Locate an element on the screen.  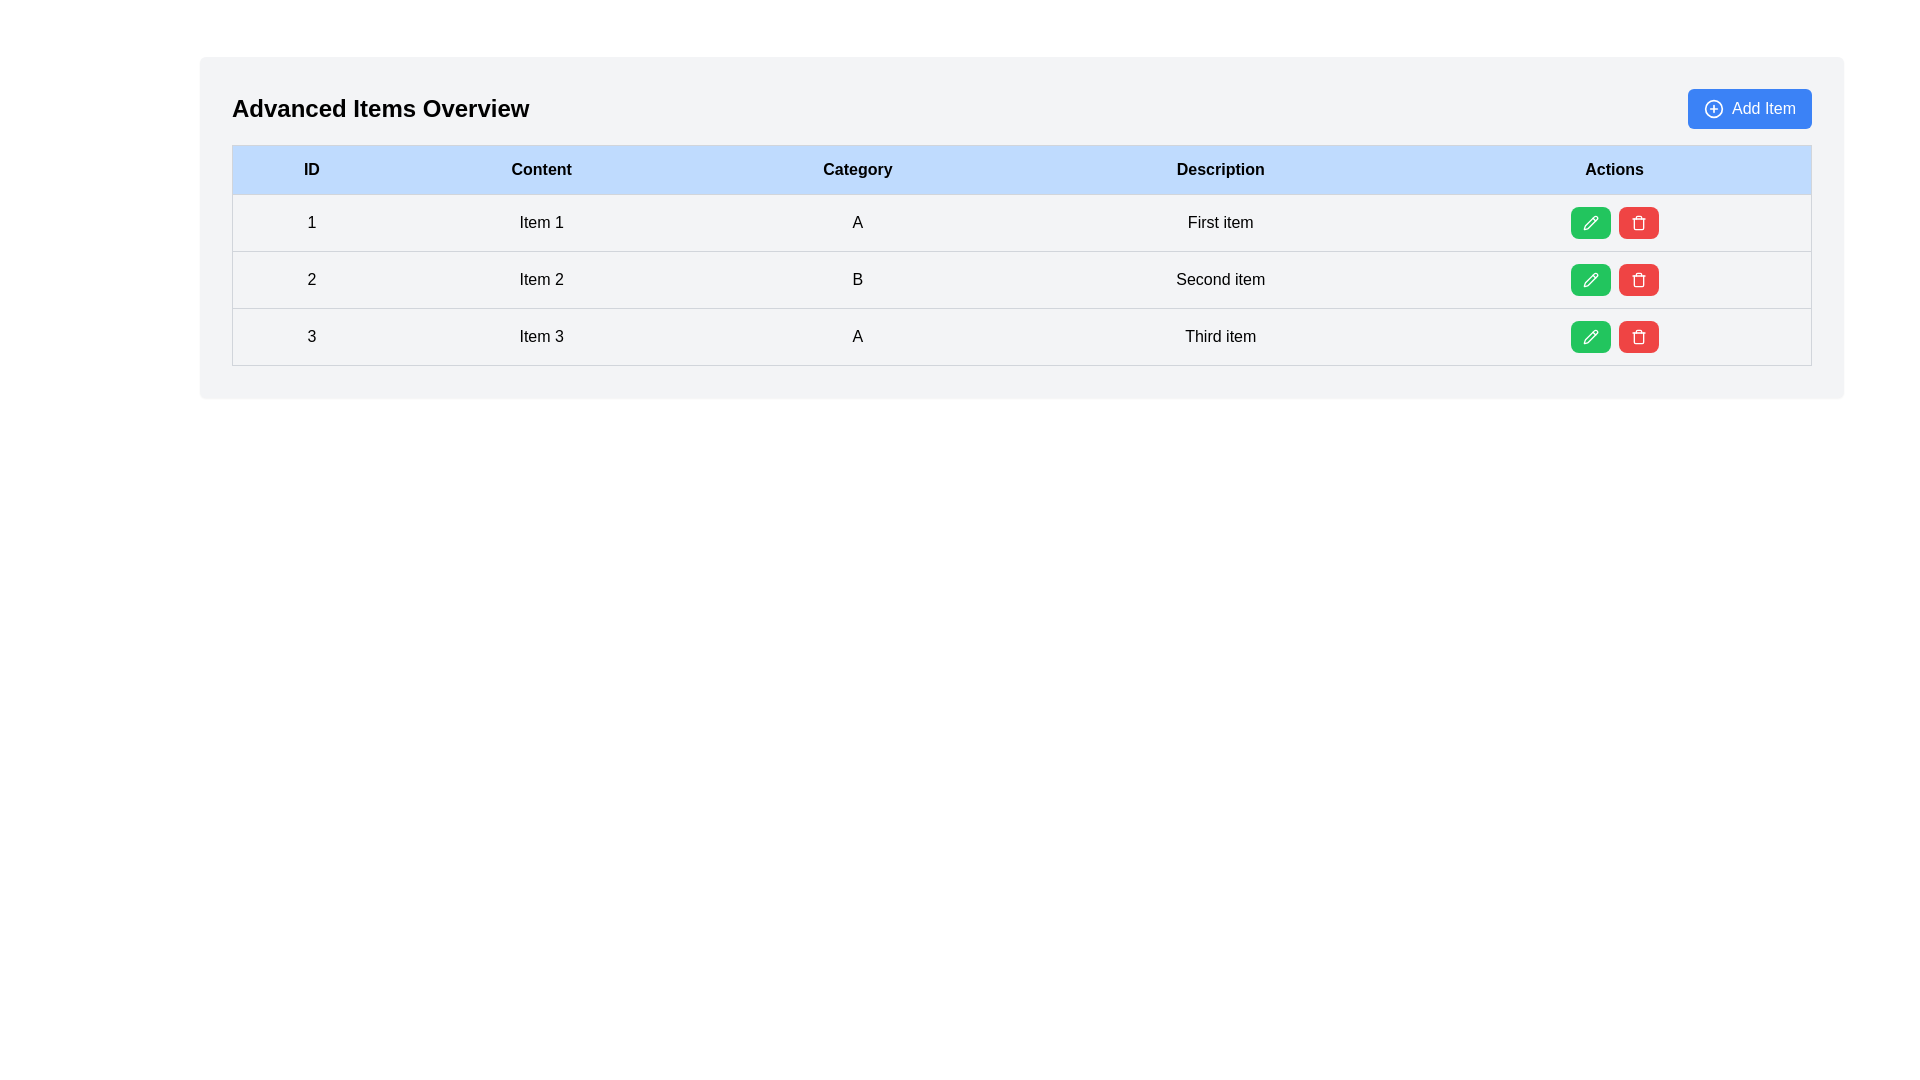
the static text element displaying the numerical identifier '3' in the first column of the third row of the table, which is bolded and has a black font on a light gray background is located at coordinates (310, 335).